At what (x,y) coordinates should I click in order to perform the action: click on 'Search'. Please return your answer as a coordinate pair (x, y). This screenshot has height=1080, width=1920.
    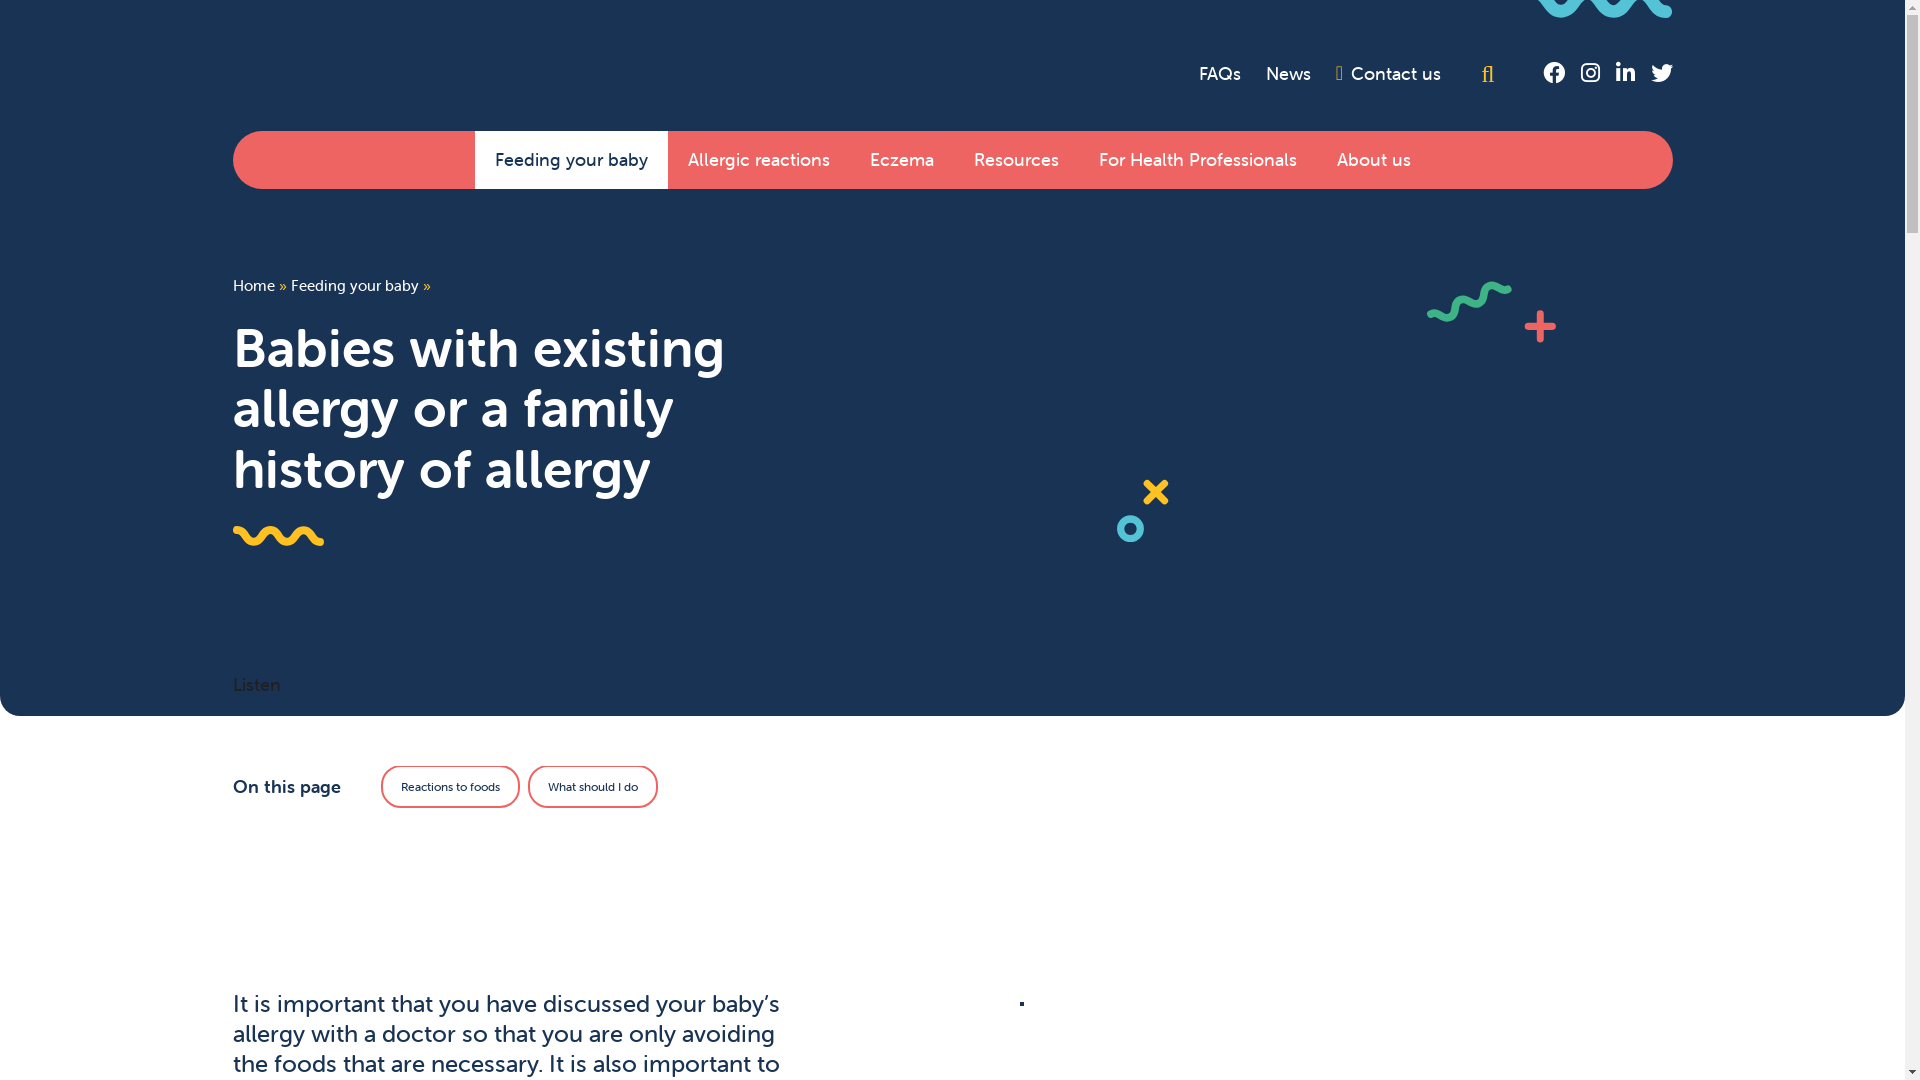
    Looking at the image, I should click on (1491, 72).